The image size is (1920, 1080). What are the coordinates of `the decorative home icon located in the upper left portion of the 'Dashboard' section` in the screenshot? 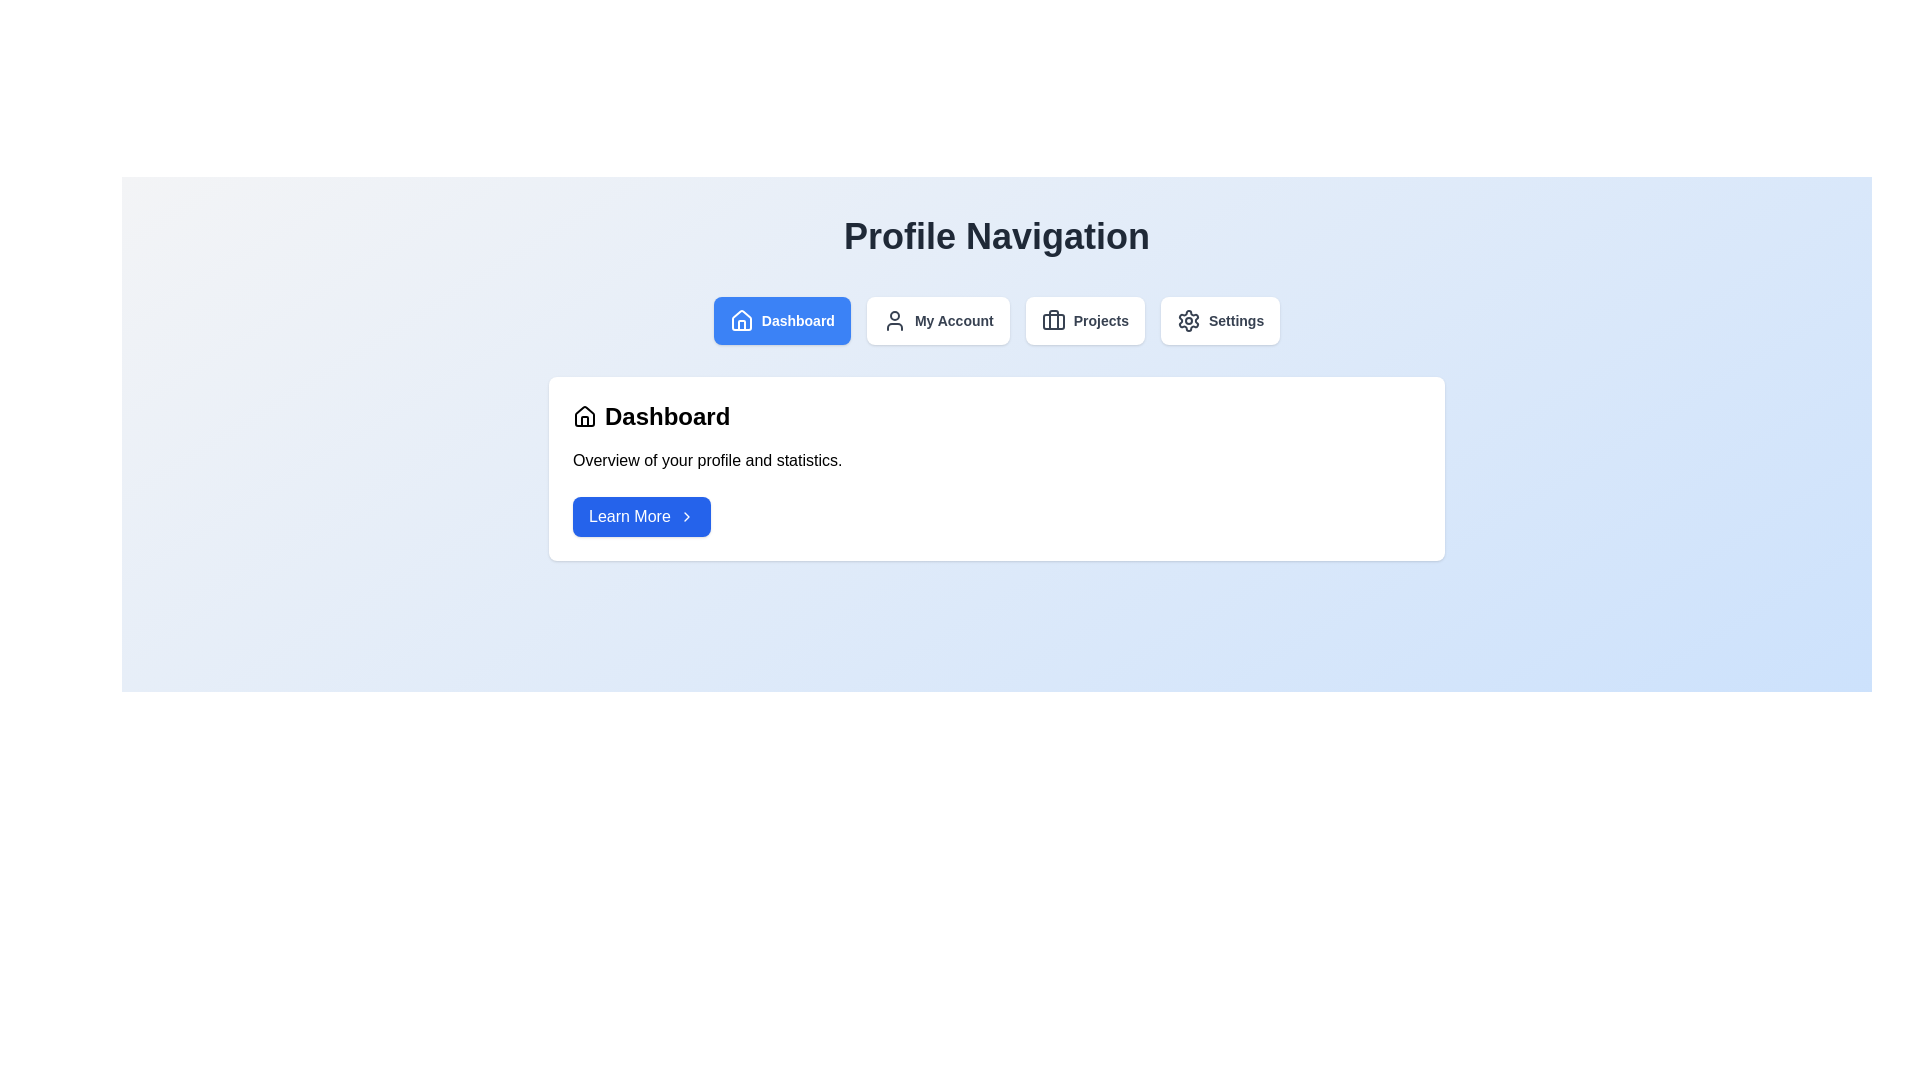 It's located at (584, 415).